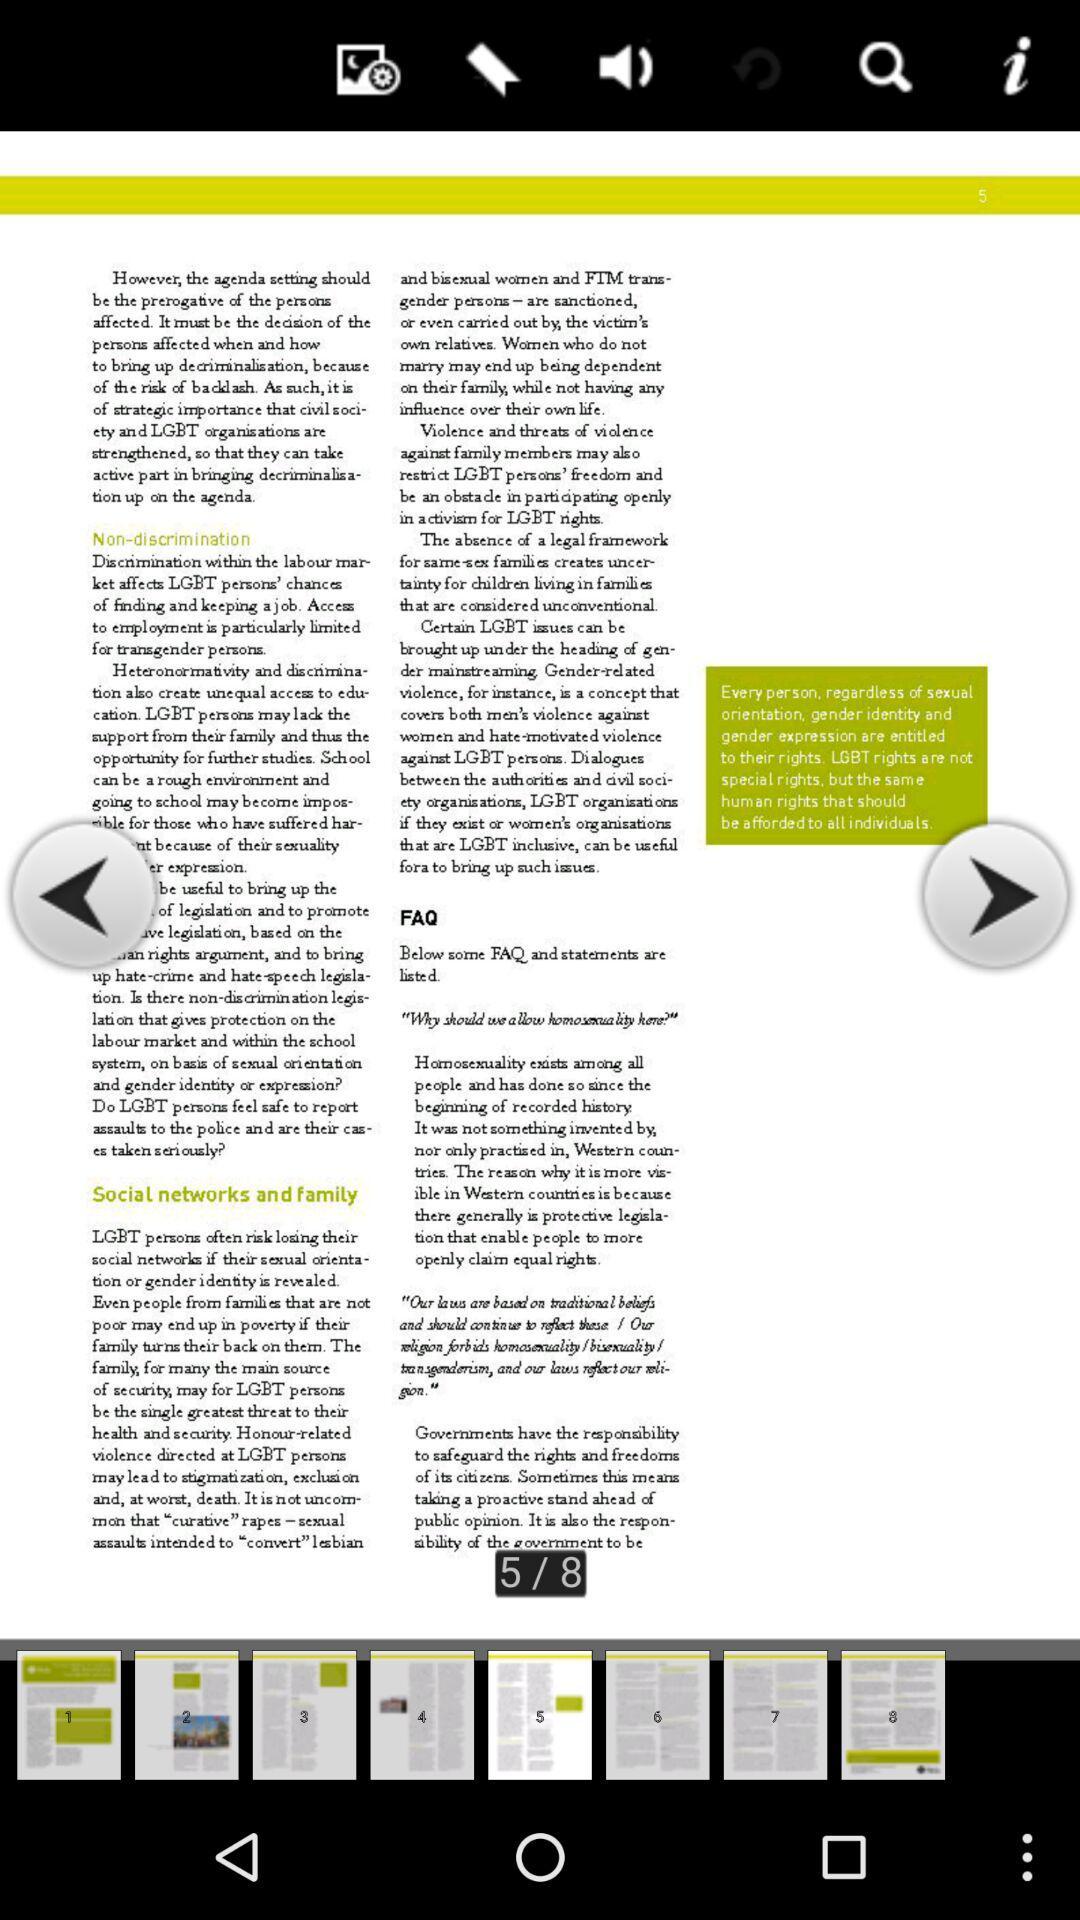 This screenshot has width=1080, height=1920. What do you see at coordinates (619, 65) in the screenshot?
I see `speaker` at bounding box center [619, 65].